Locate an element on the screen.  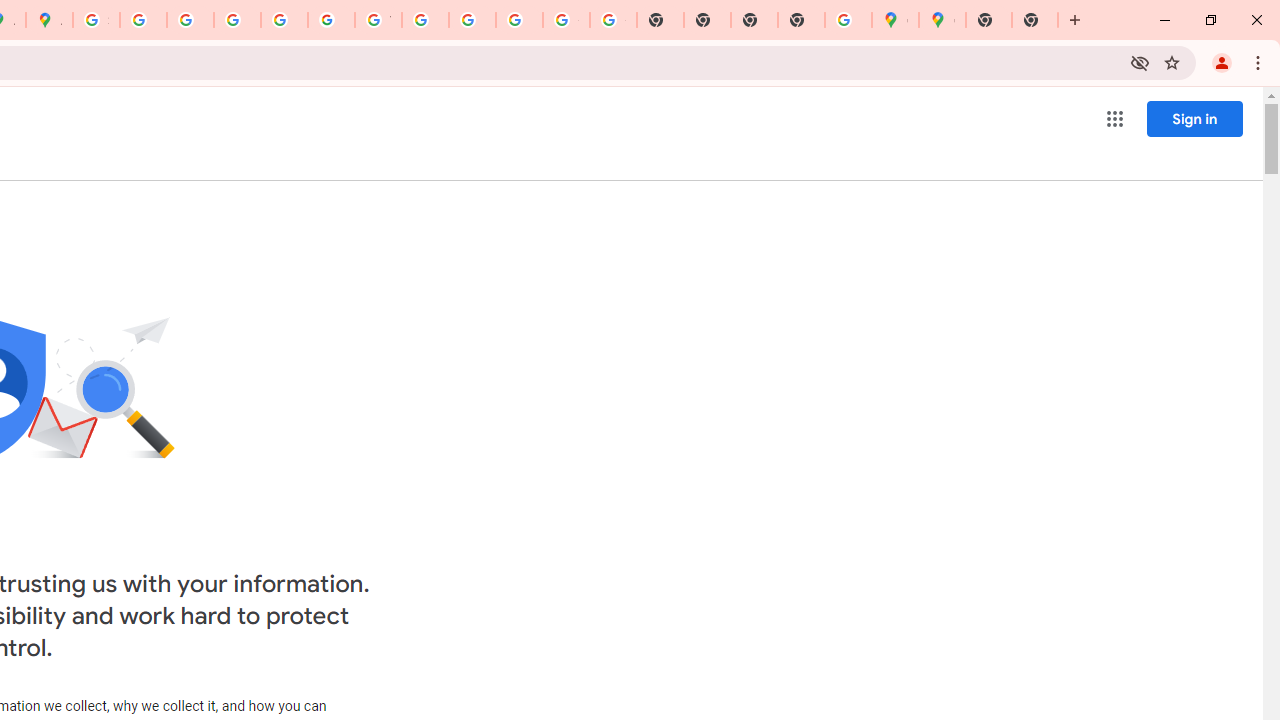
'Third-party cookies blocked' is located at coordinates (1139, 61).